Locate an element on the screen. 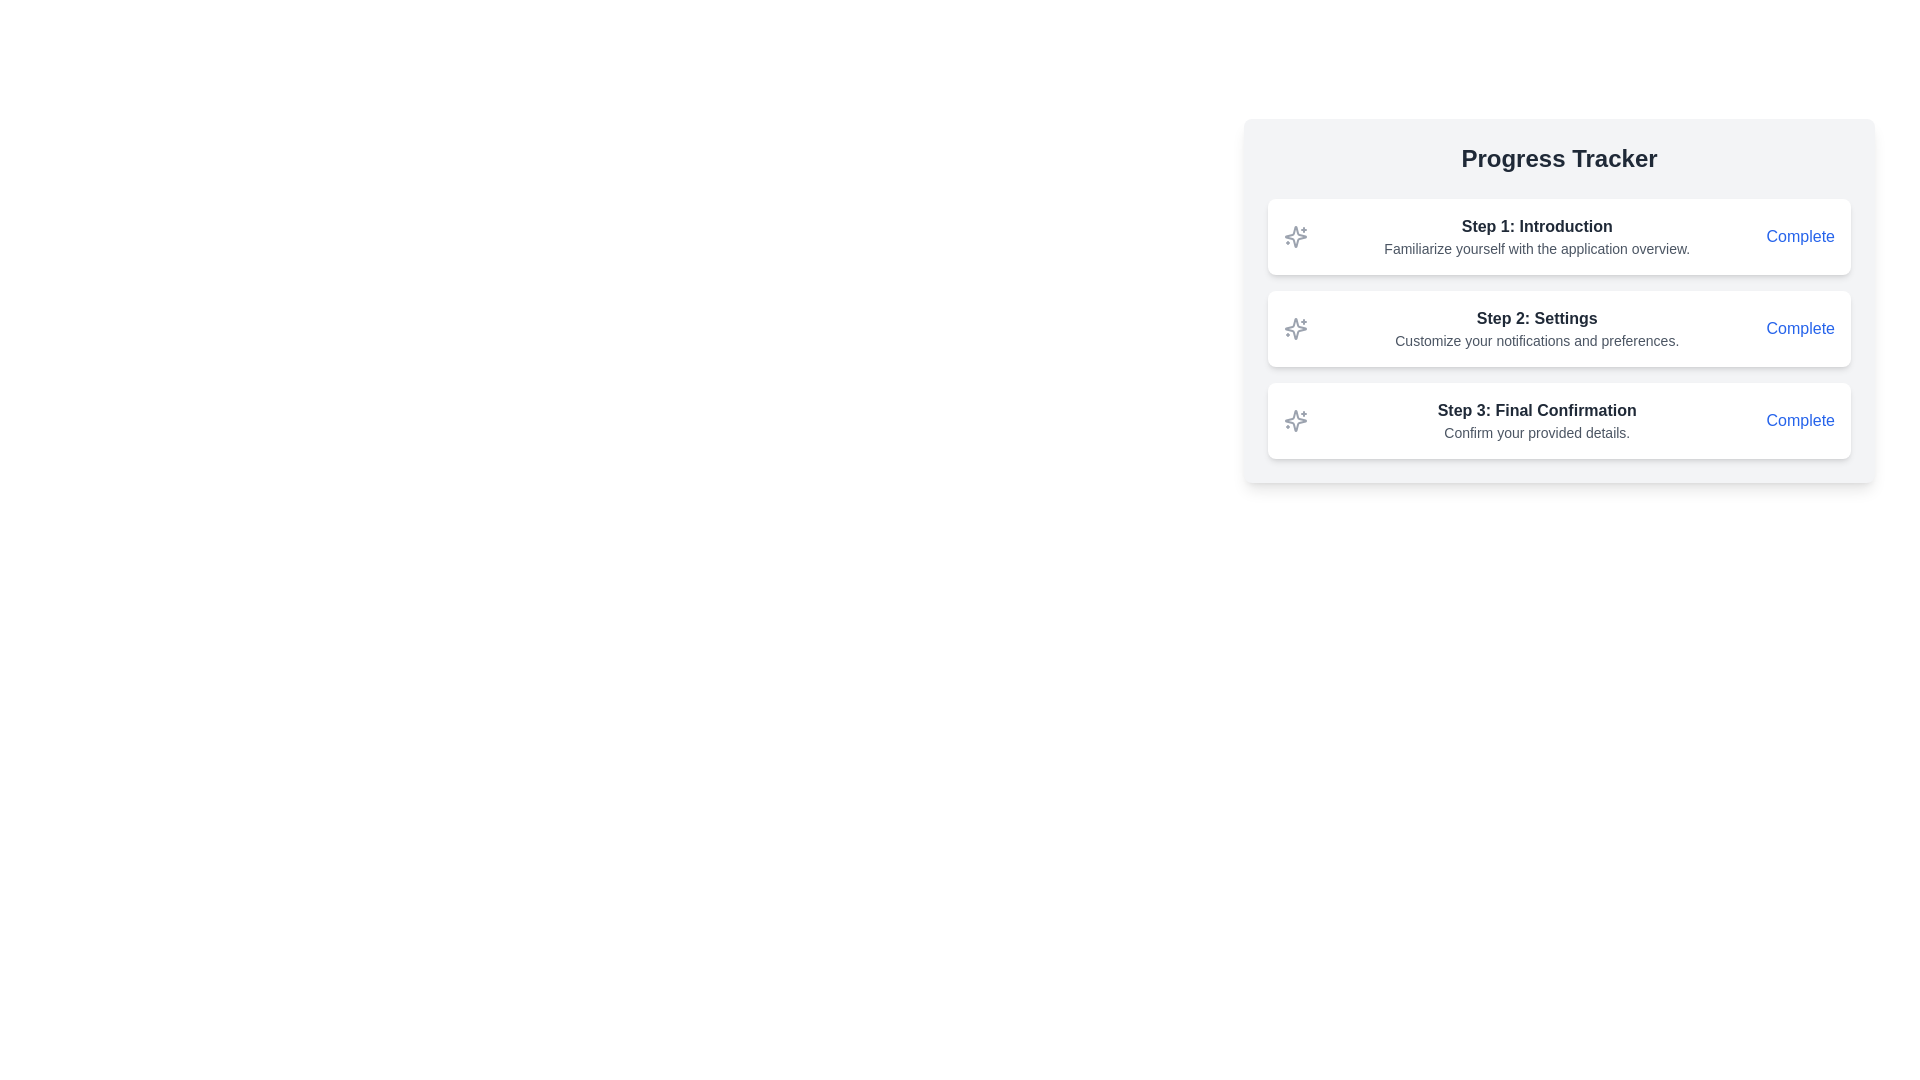 The height and width of the screenshot is (1080, 1920). the gray sparkles icon, which is the leftmost icon in the second step of the progress tracker, located between 'Step 1: Introduction' and 'Step 3: Final Confirmation' is located at coordinates (1296, 327).